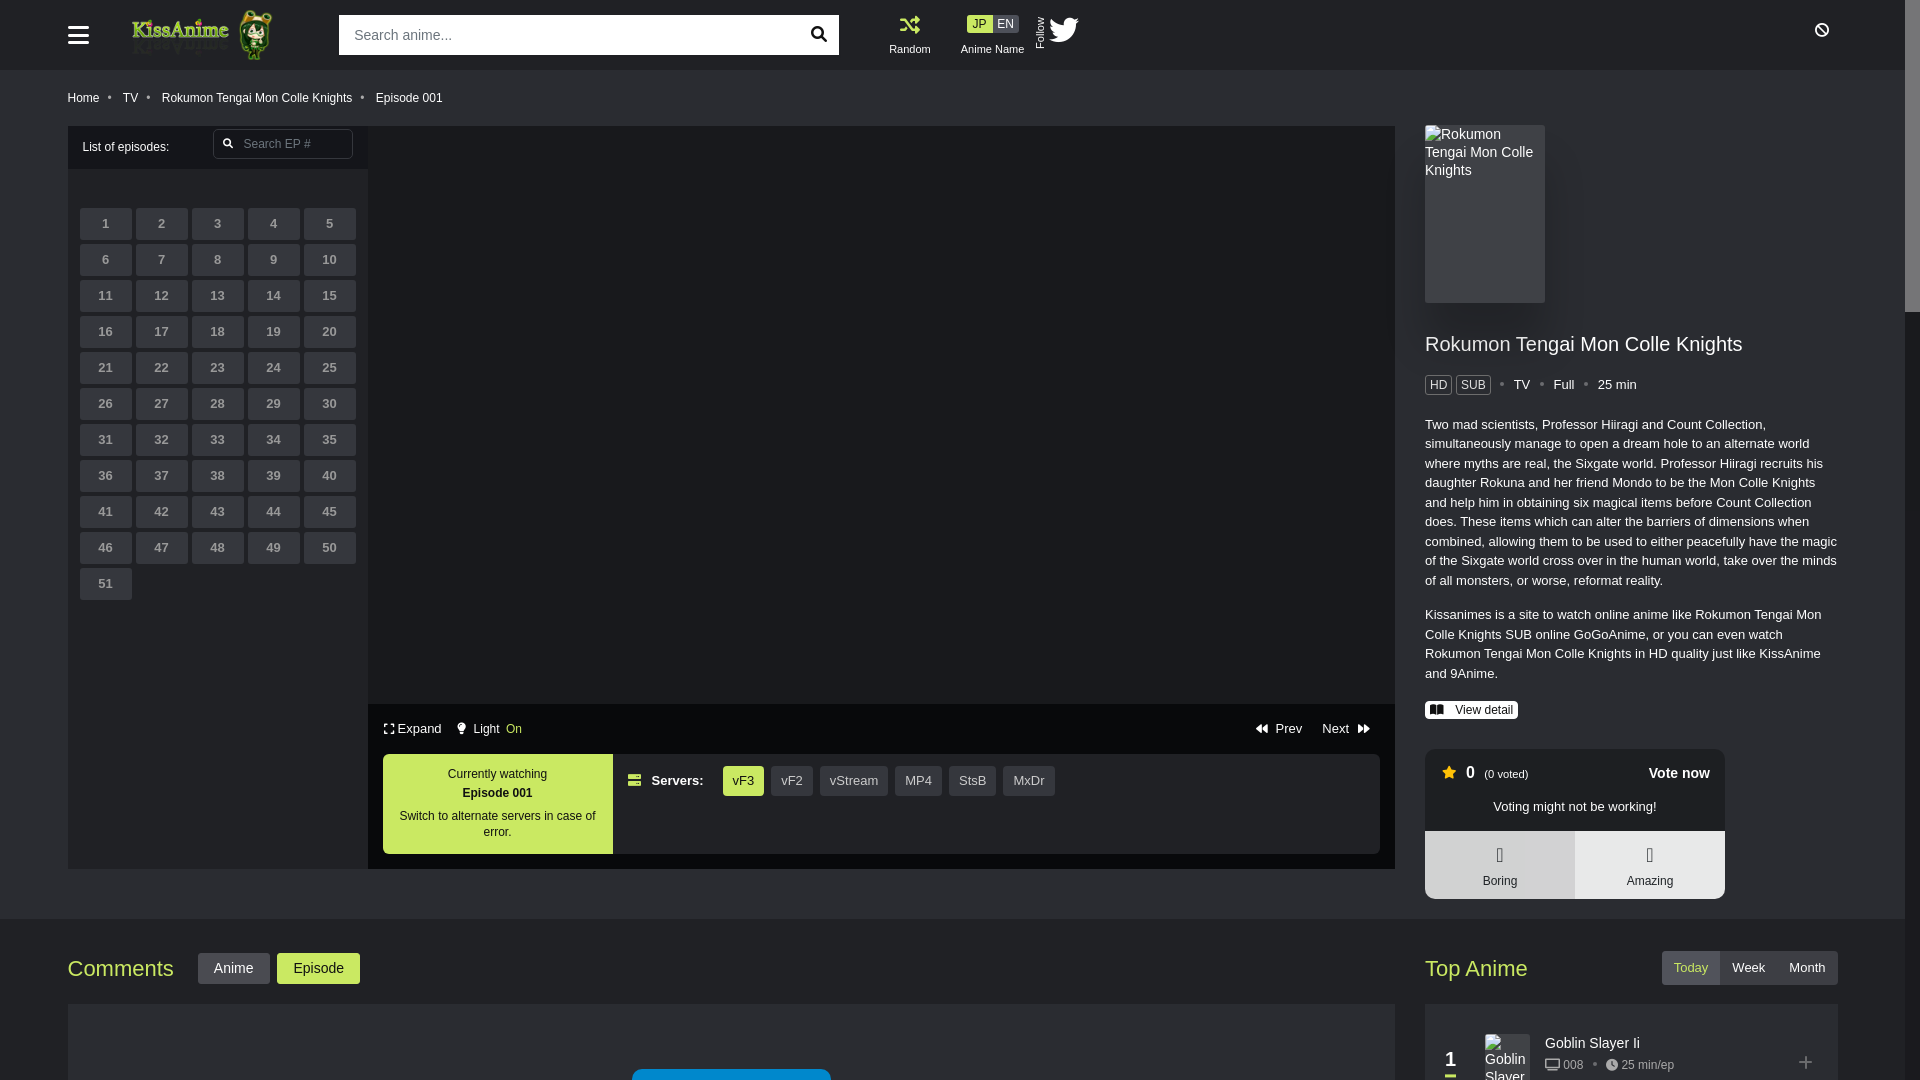 The image size is (1920, 1080). Describe the element at coordinates (330, 511) in the screenshot. I see `'45'` at that location.